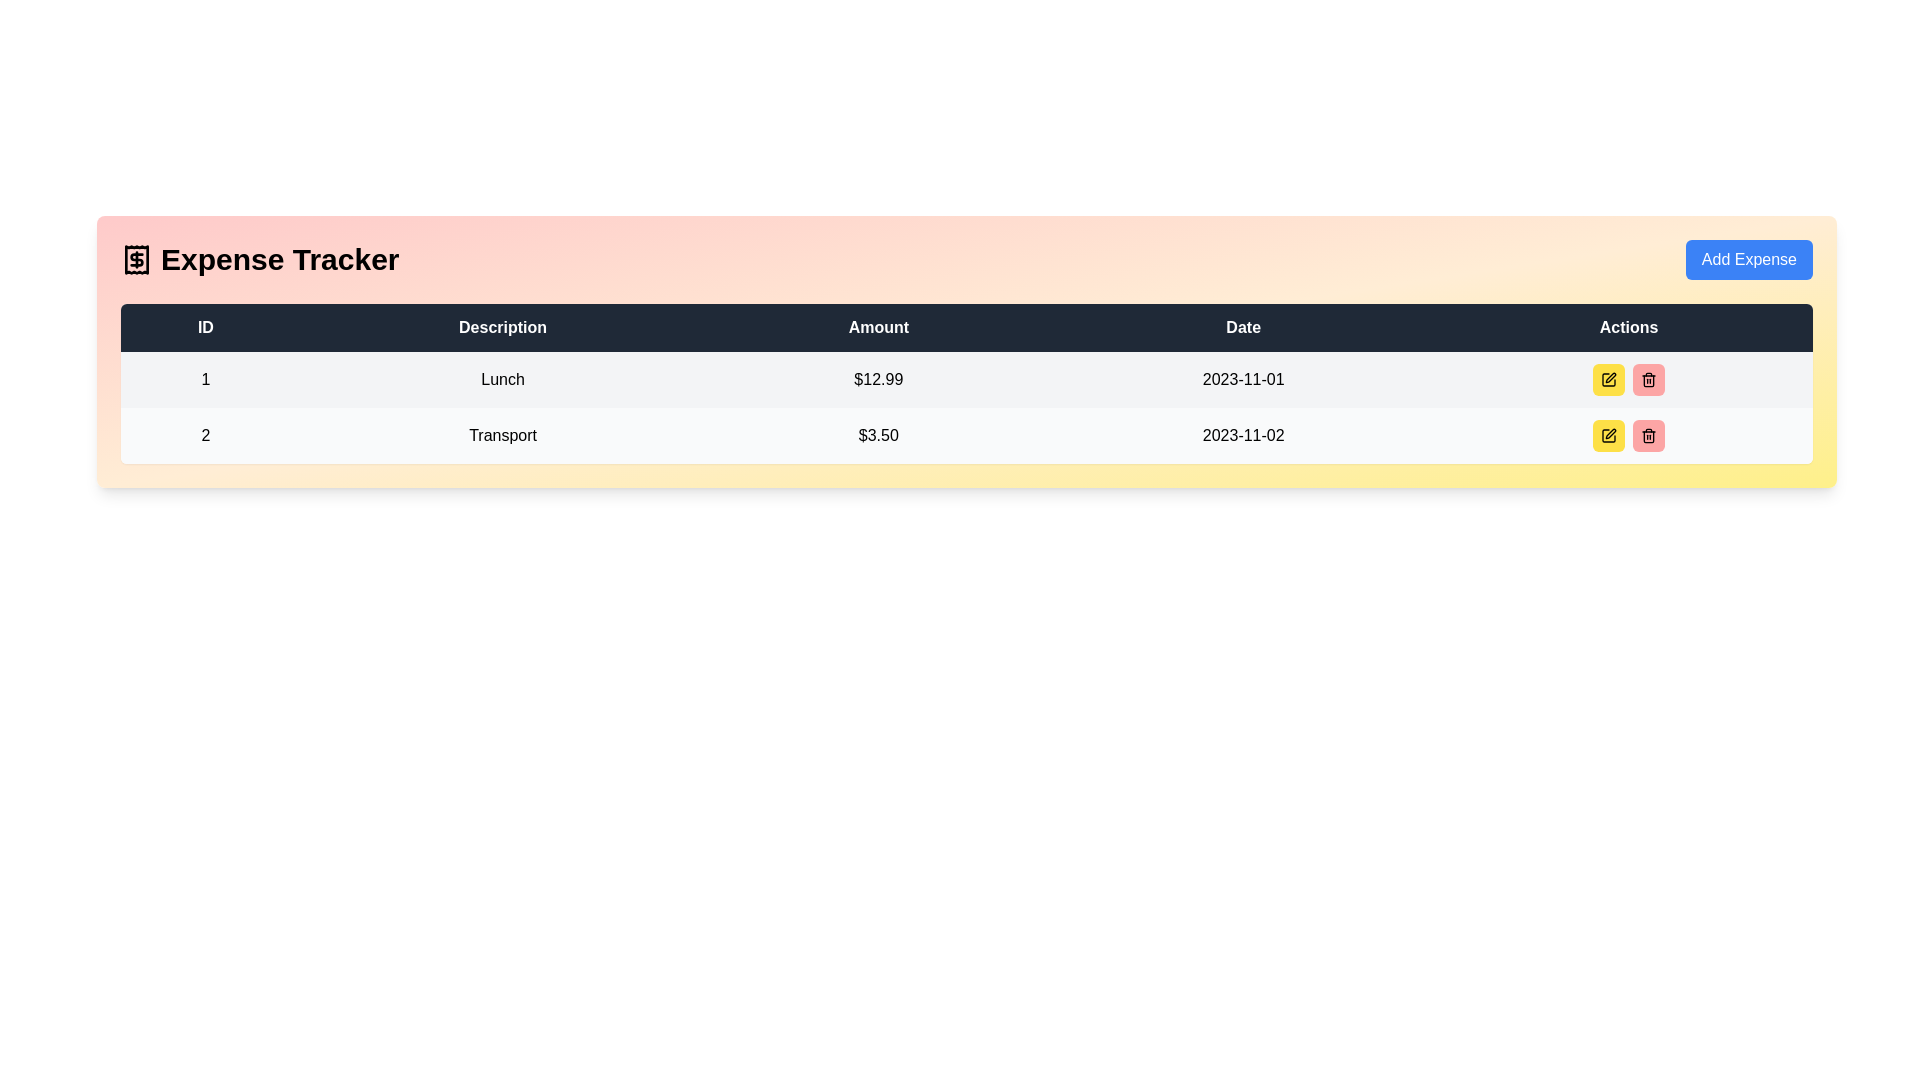 Image resolution: width=1920 pixels, height=1080 pixels. What do you see at coordinates (1748, 258) in the screenshot?
I see `the button located at the top-right corner of the 'Expense Tracker' header` at bounding box center [1748, 258].